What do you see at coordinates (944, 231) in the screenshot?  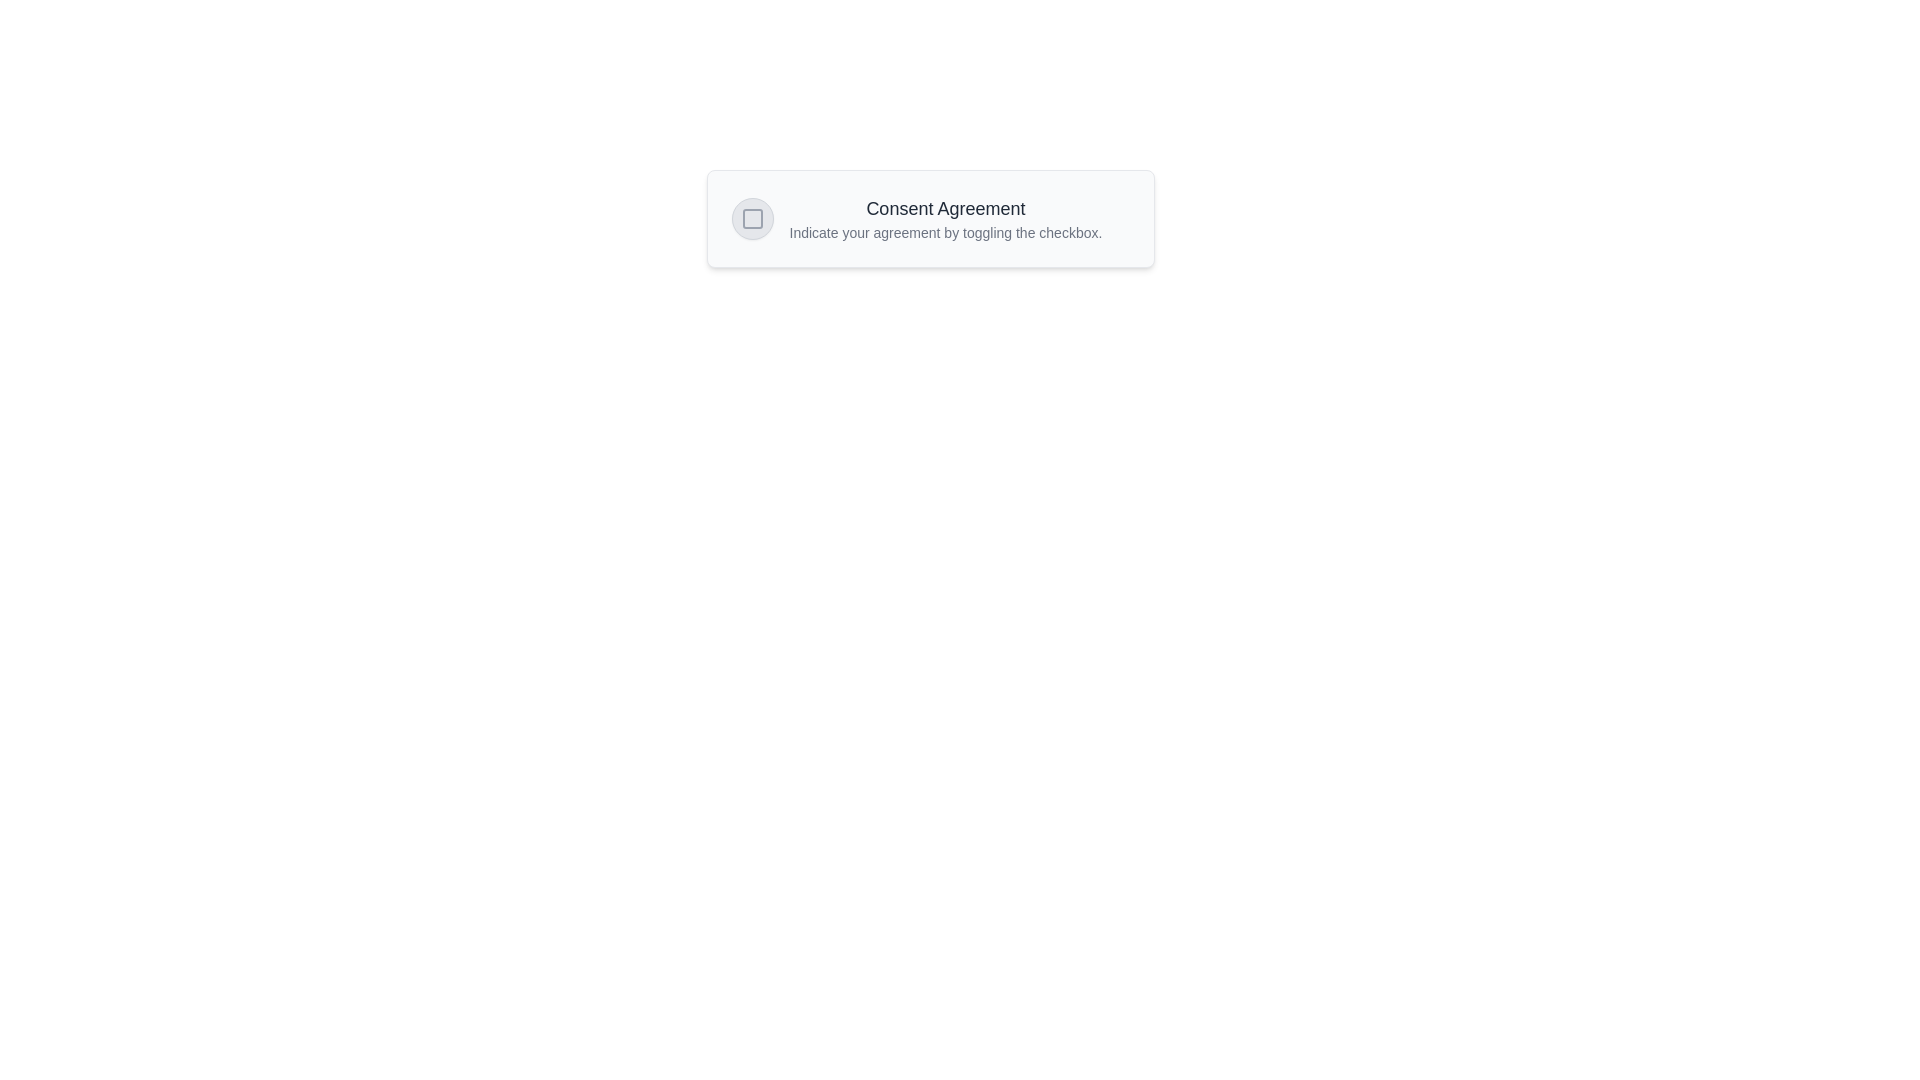 I see `the instructional text located beneath the 'Consent Agreement' text, which provides details on how to interact with the checkbox` at bounding box center [944, 231].